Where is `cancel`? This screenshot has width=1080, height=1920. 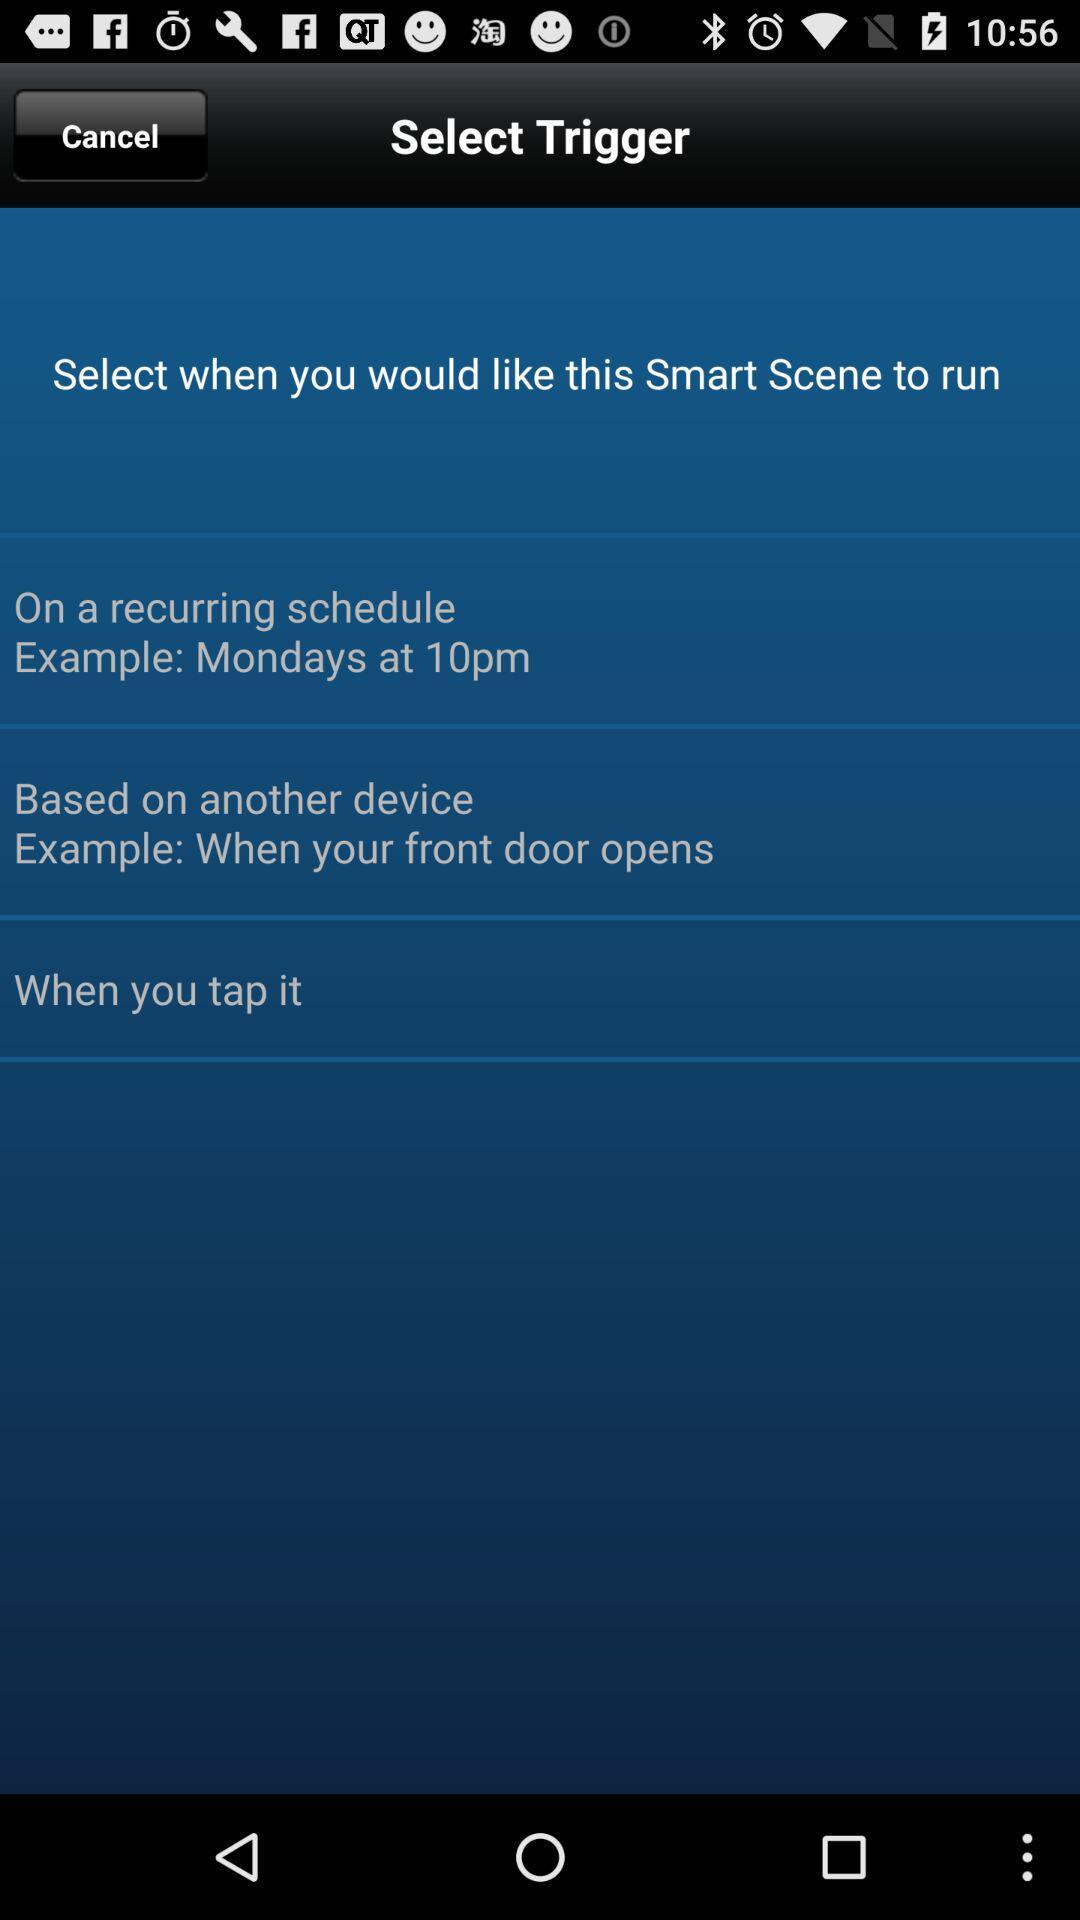
cancel is located at coordinates (110, 134).